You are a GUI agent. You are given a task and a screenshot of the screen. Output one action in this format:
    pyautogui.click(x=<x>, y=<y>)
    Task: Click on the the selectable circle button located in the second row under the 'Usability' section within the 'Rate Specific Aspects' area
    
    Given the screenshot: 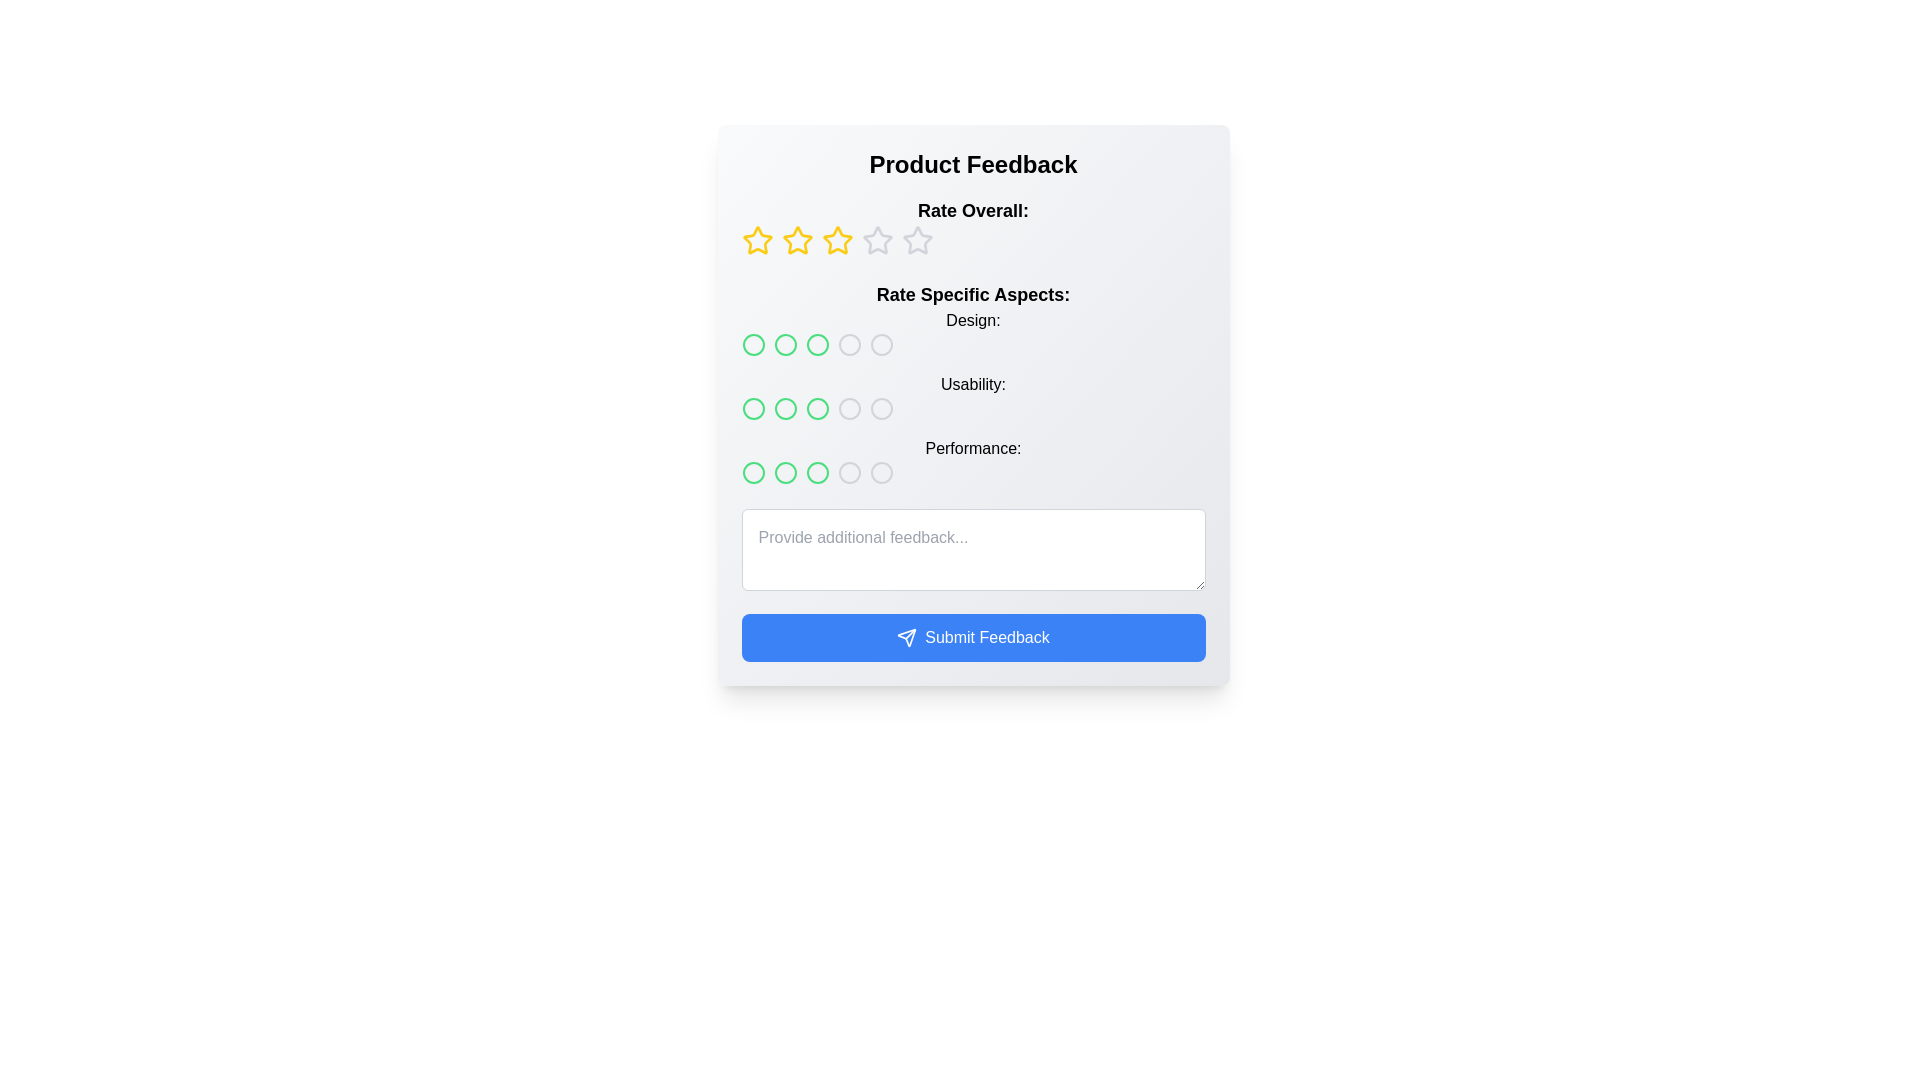 What is the action you would take?
    pyautogui.click(x=849, y=407)
    